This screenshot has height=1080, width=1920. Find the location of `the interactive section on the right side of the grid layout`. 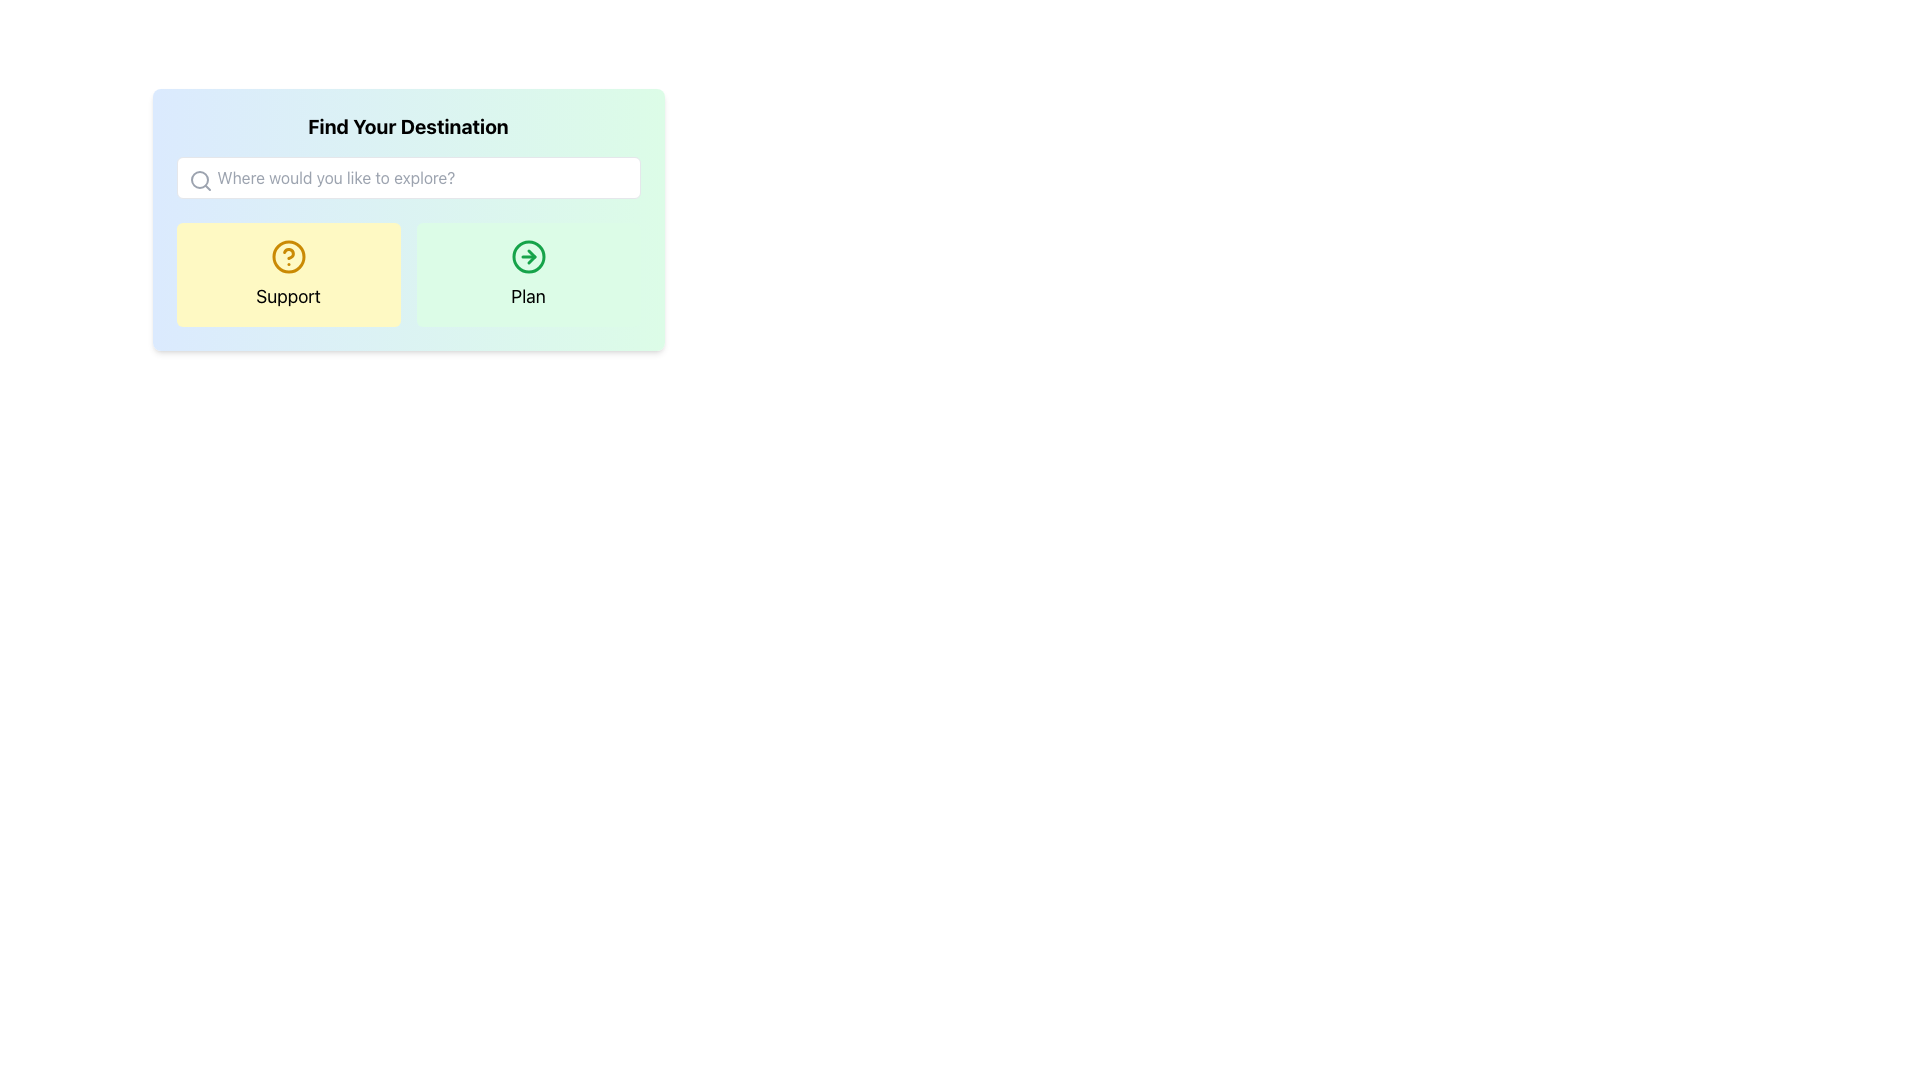

the interactive section on the right side of the grid layout is located at coordinates (528, 274).